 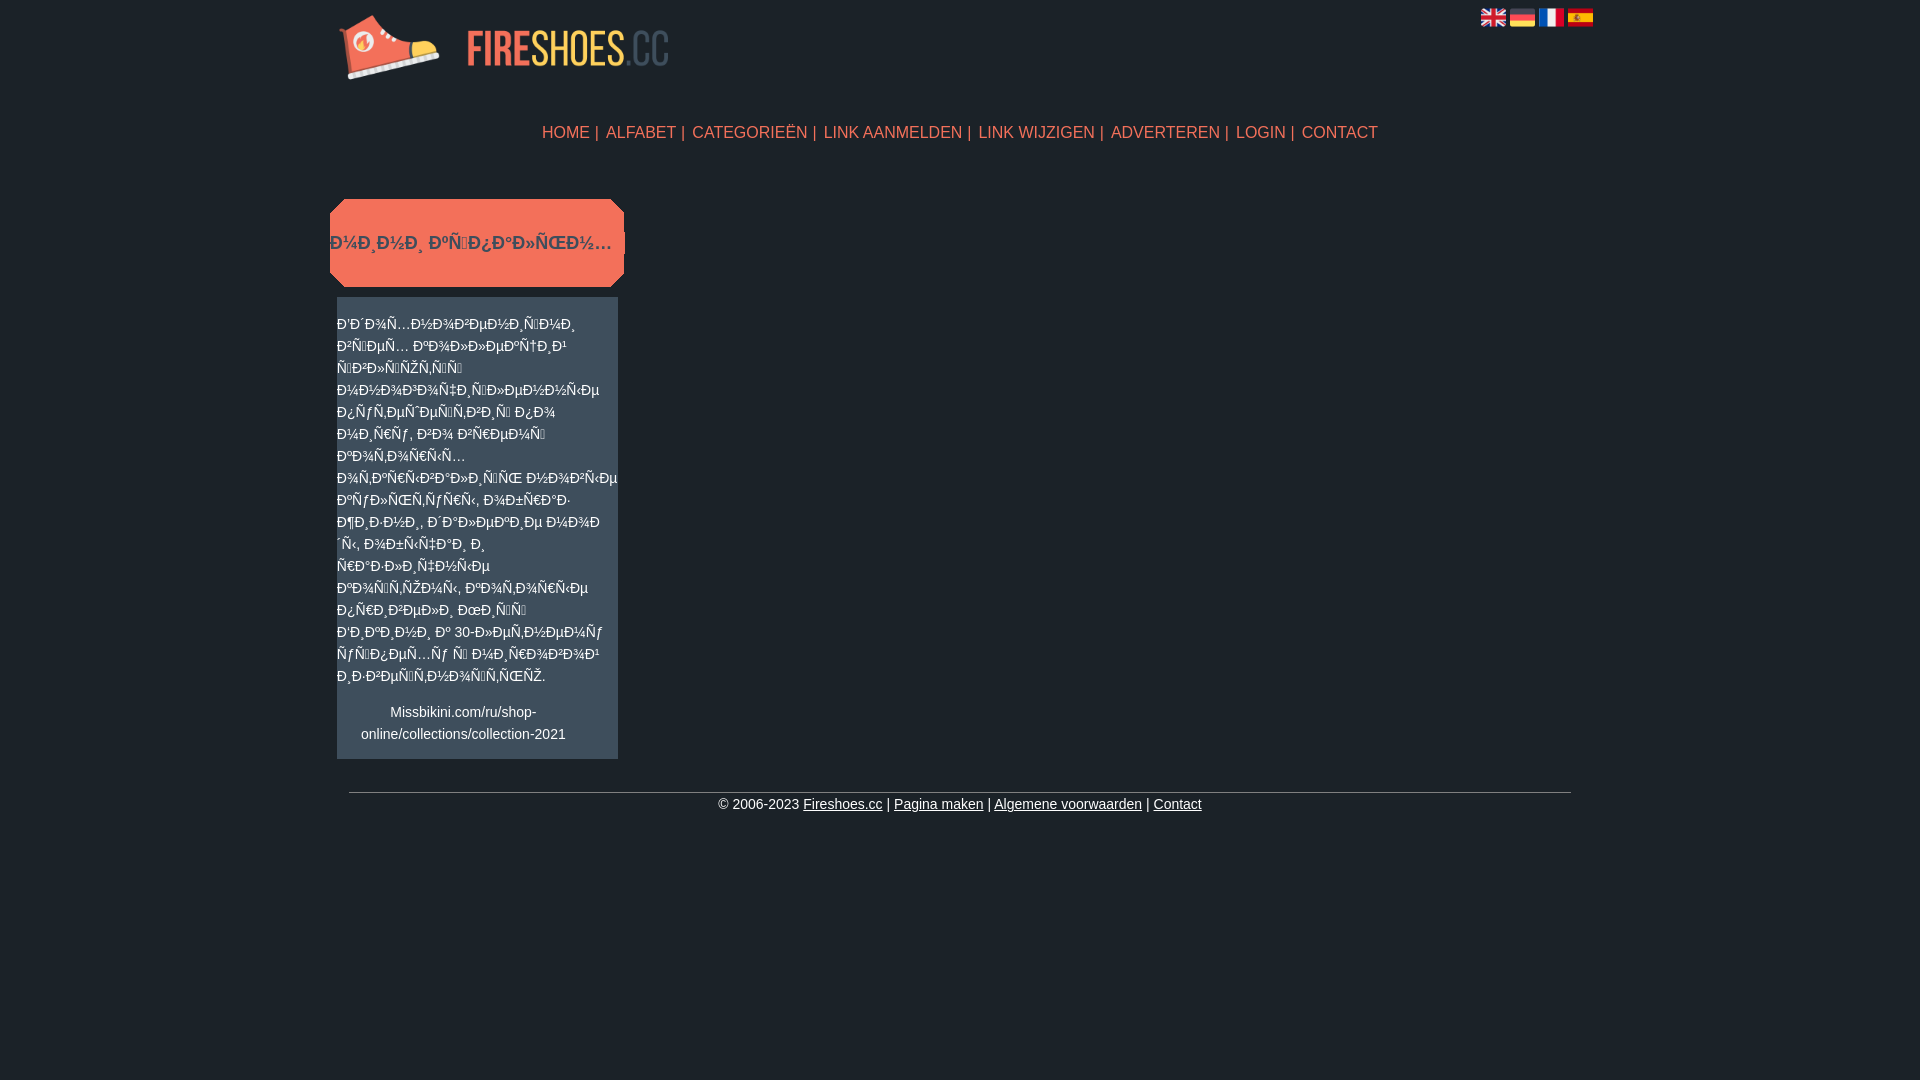 What do you see at coordinates (1067, 802) in the screenshot?
I see `'Algemene voorwaarden'` at bounding box center [1067, 802].